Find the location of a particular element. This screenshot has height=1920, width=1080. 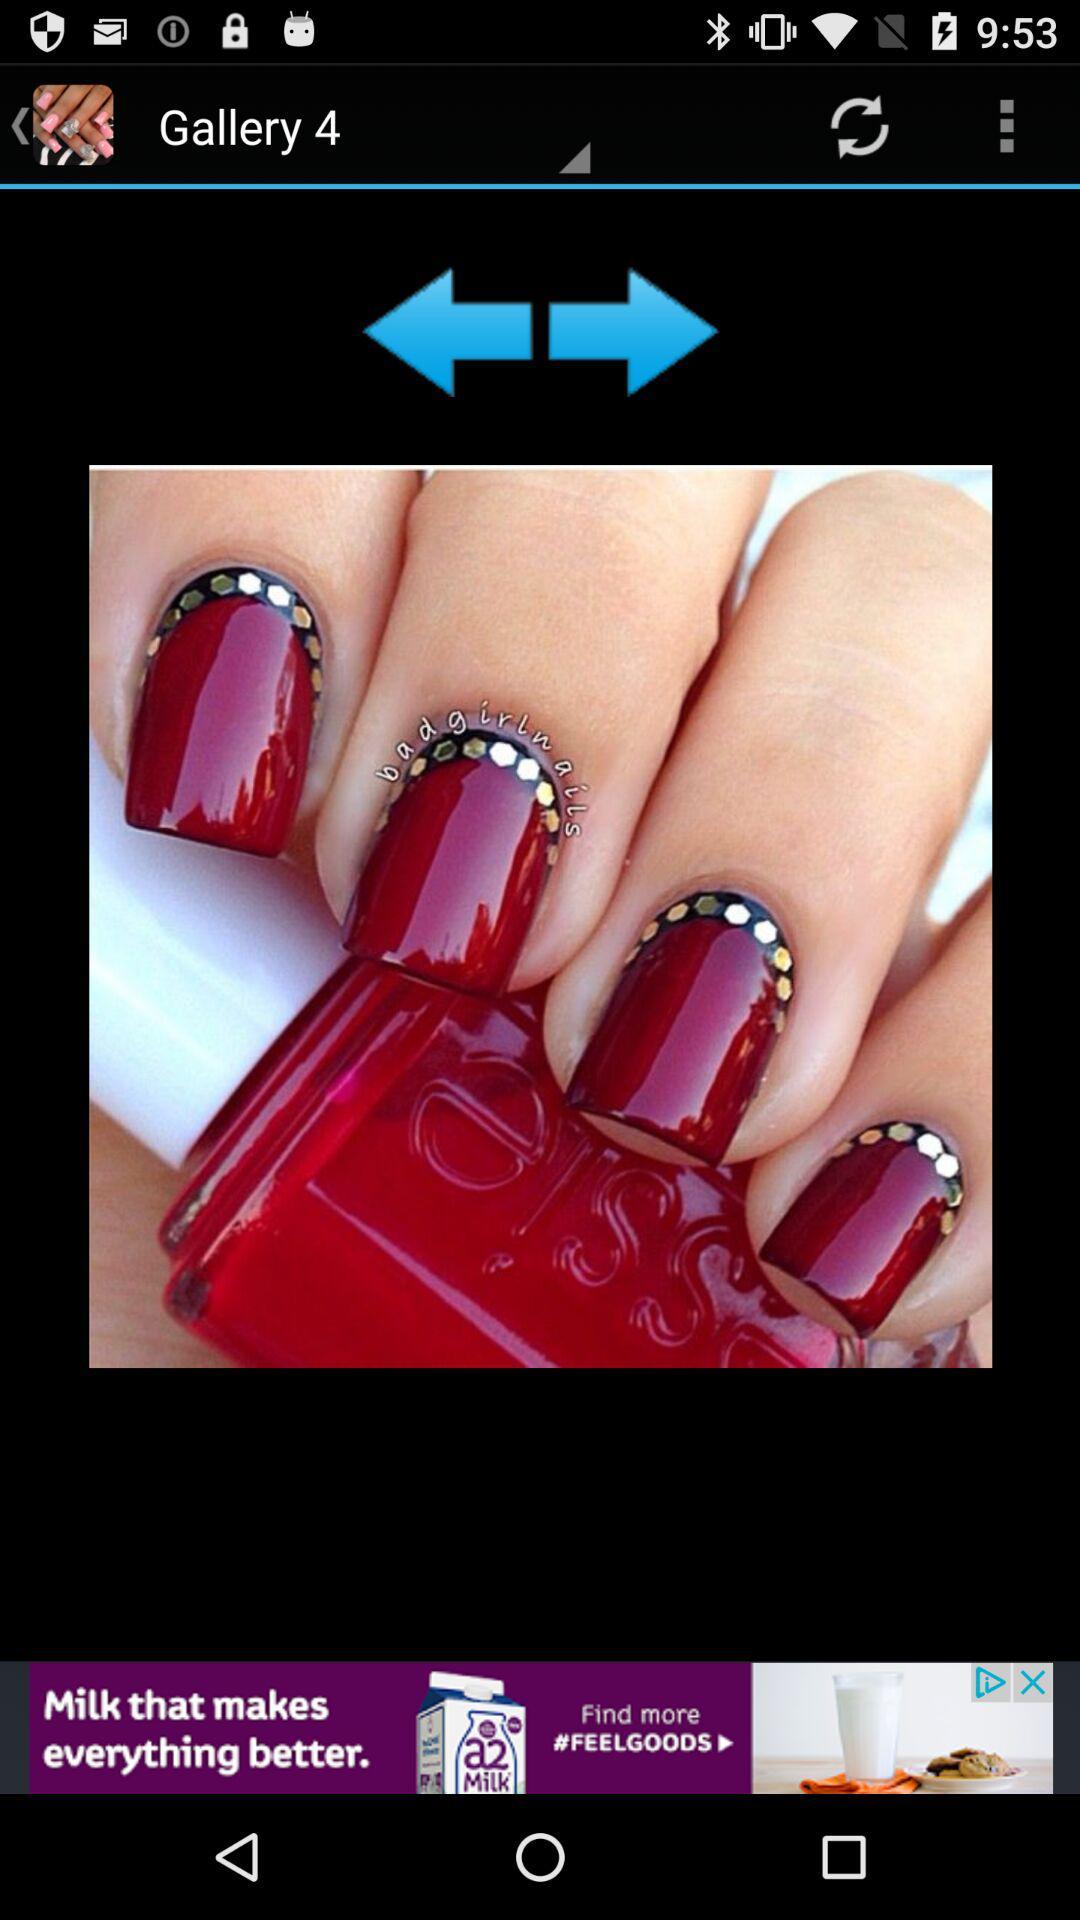

advertisement is located at coordinates (540, 924).